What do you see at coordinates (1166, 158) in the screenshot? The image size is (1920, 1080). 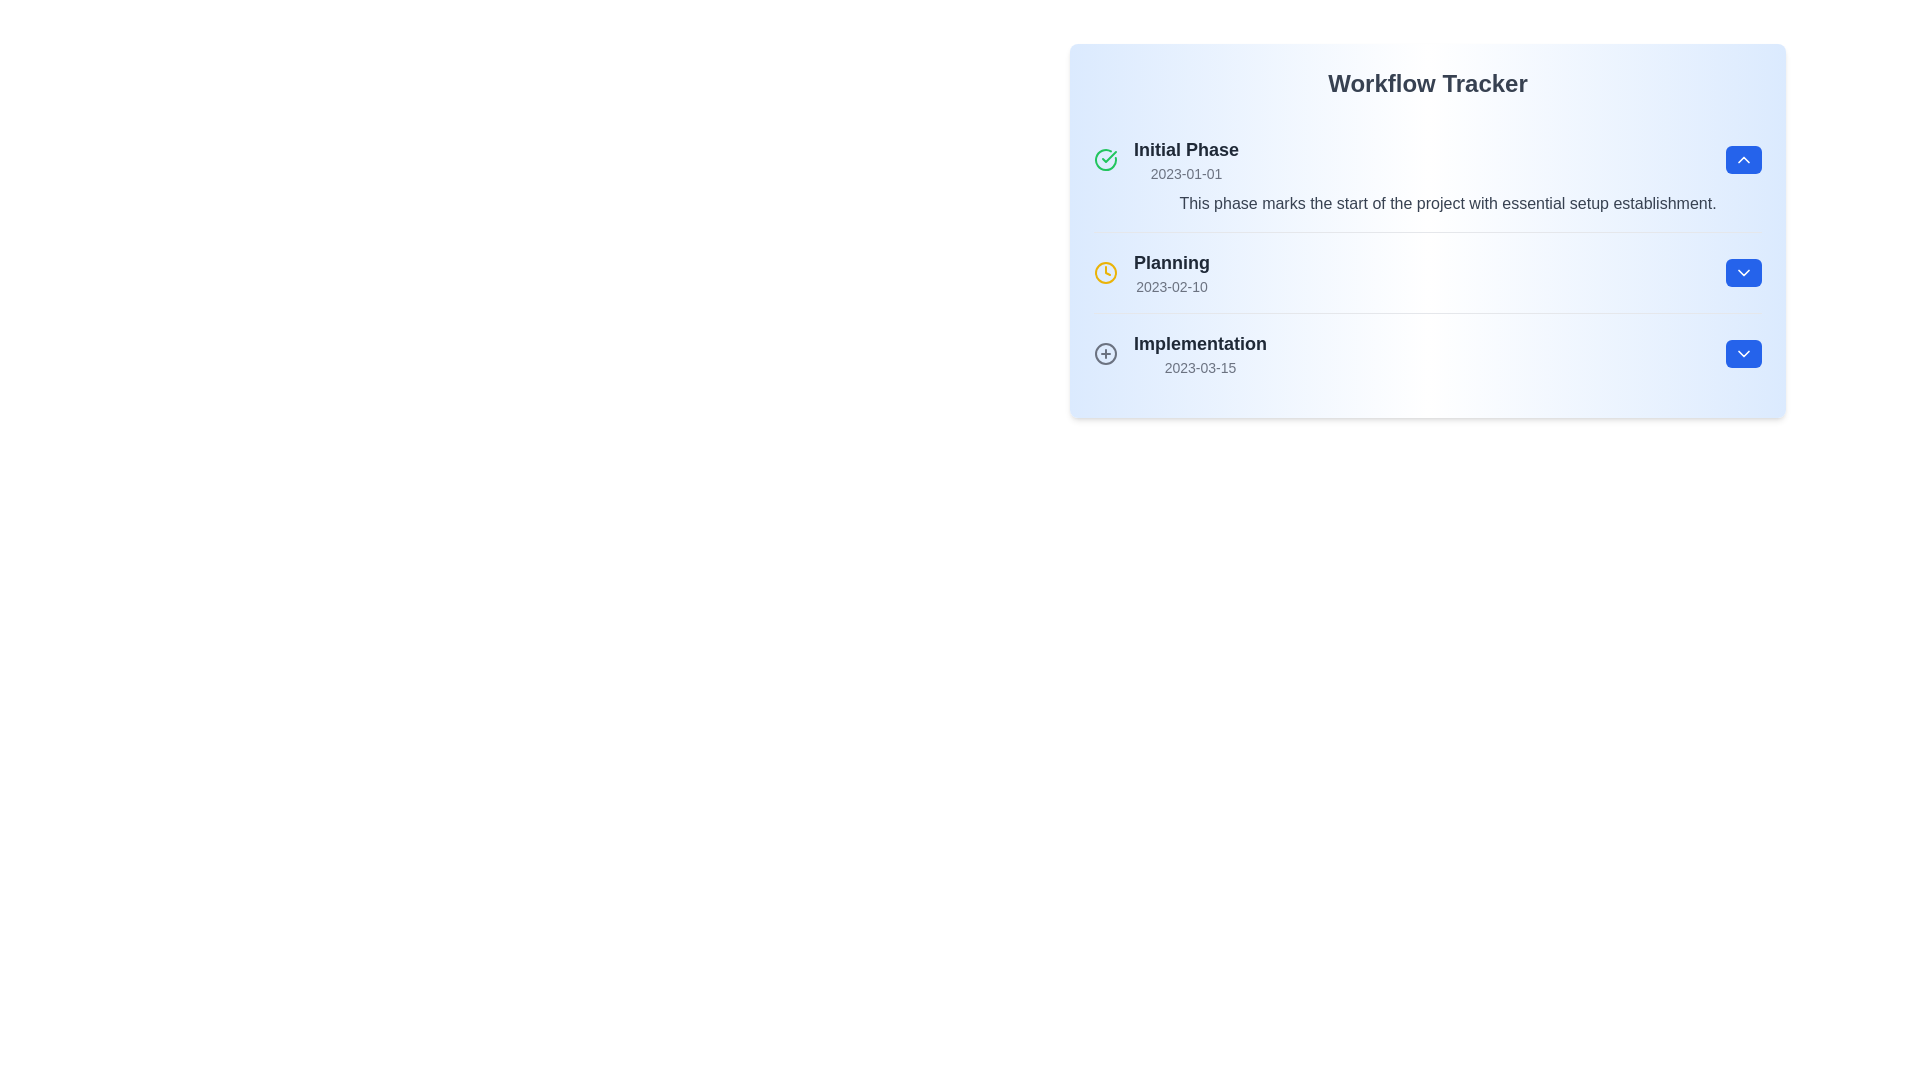 I see `the first list item in the 'Workflow Tracker' panel that displays the title and starting date of the initial phase of a workflow` at bounding box center [1166, 158].